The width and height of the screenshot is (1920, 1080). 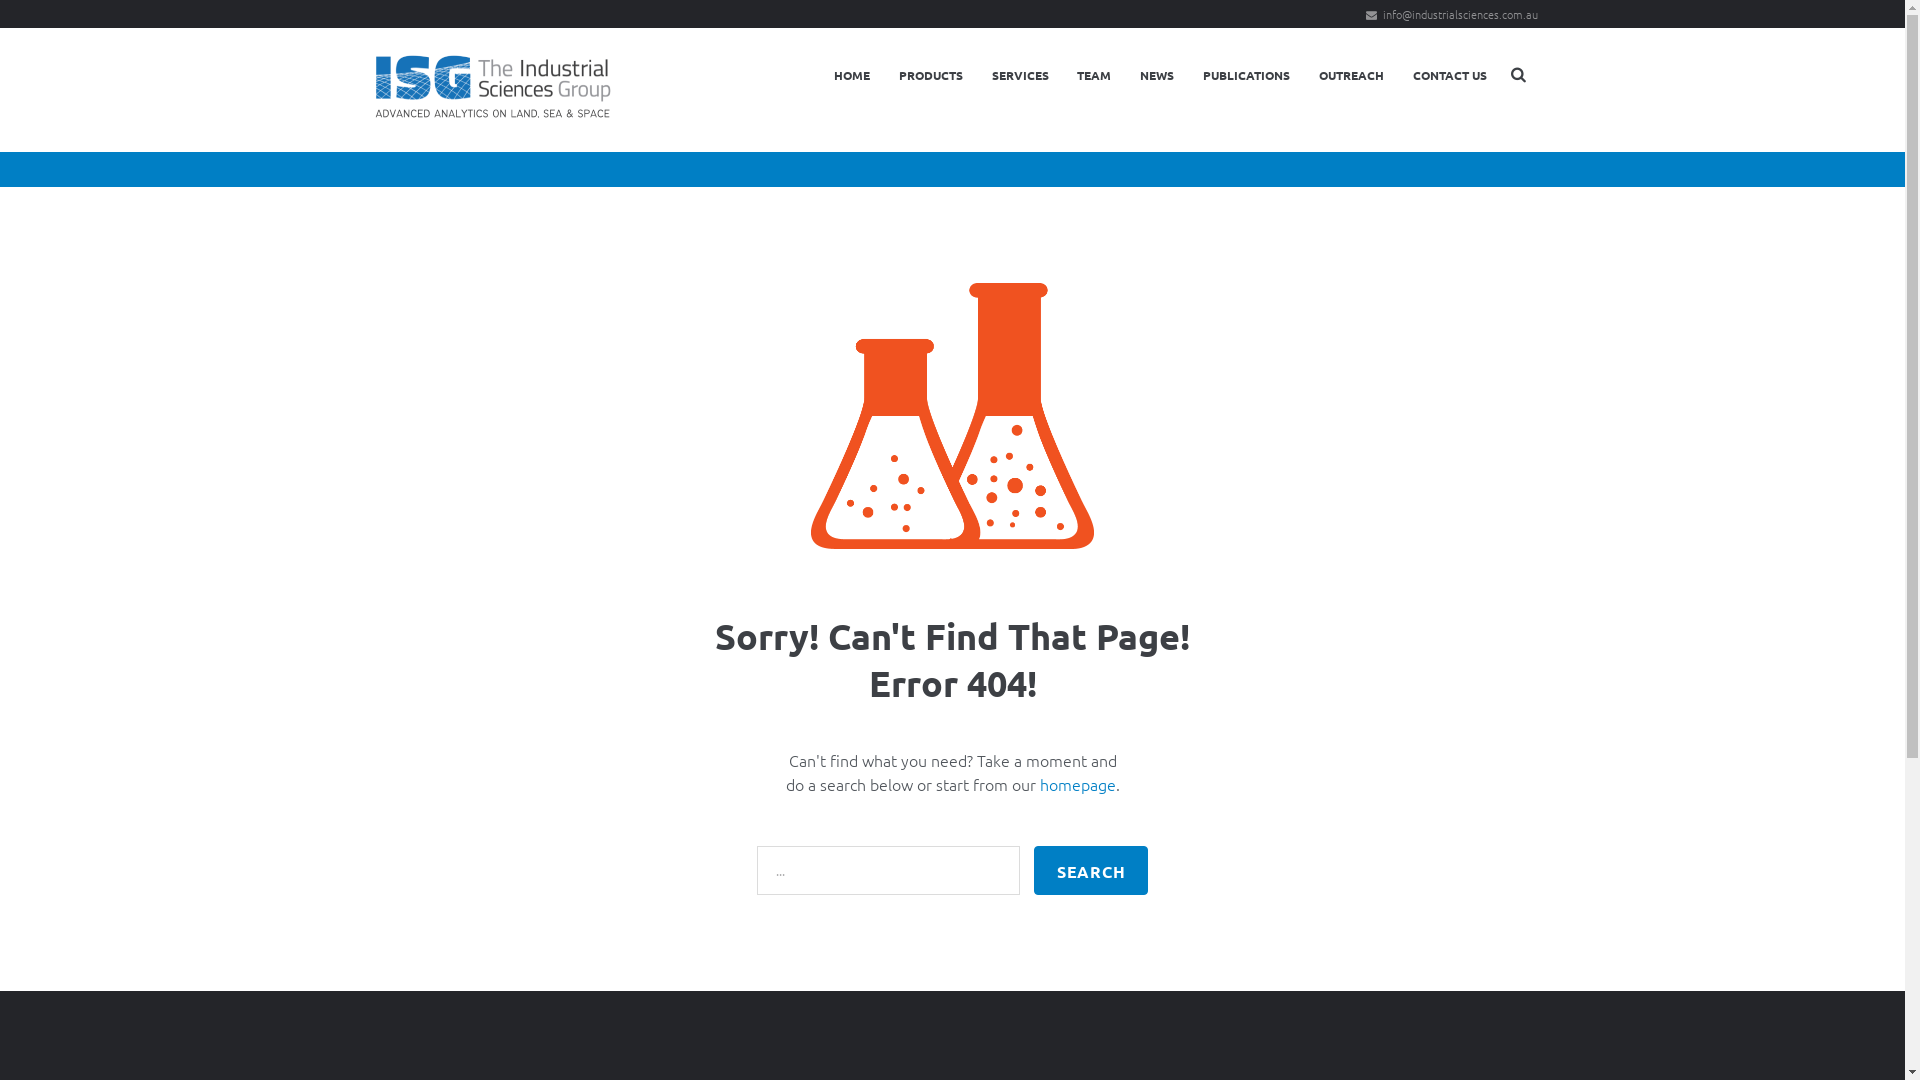 What do you see at coordinates (1019, 74) in the screenshot?
I see `'SERVICES'` at bounding box center [1019, 74].